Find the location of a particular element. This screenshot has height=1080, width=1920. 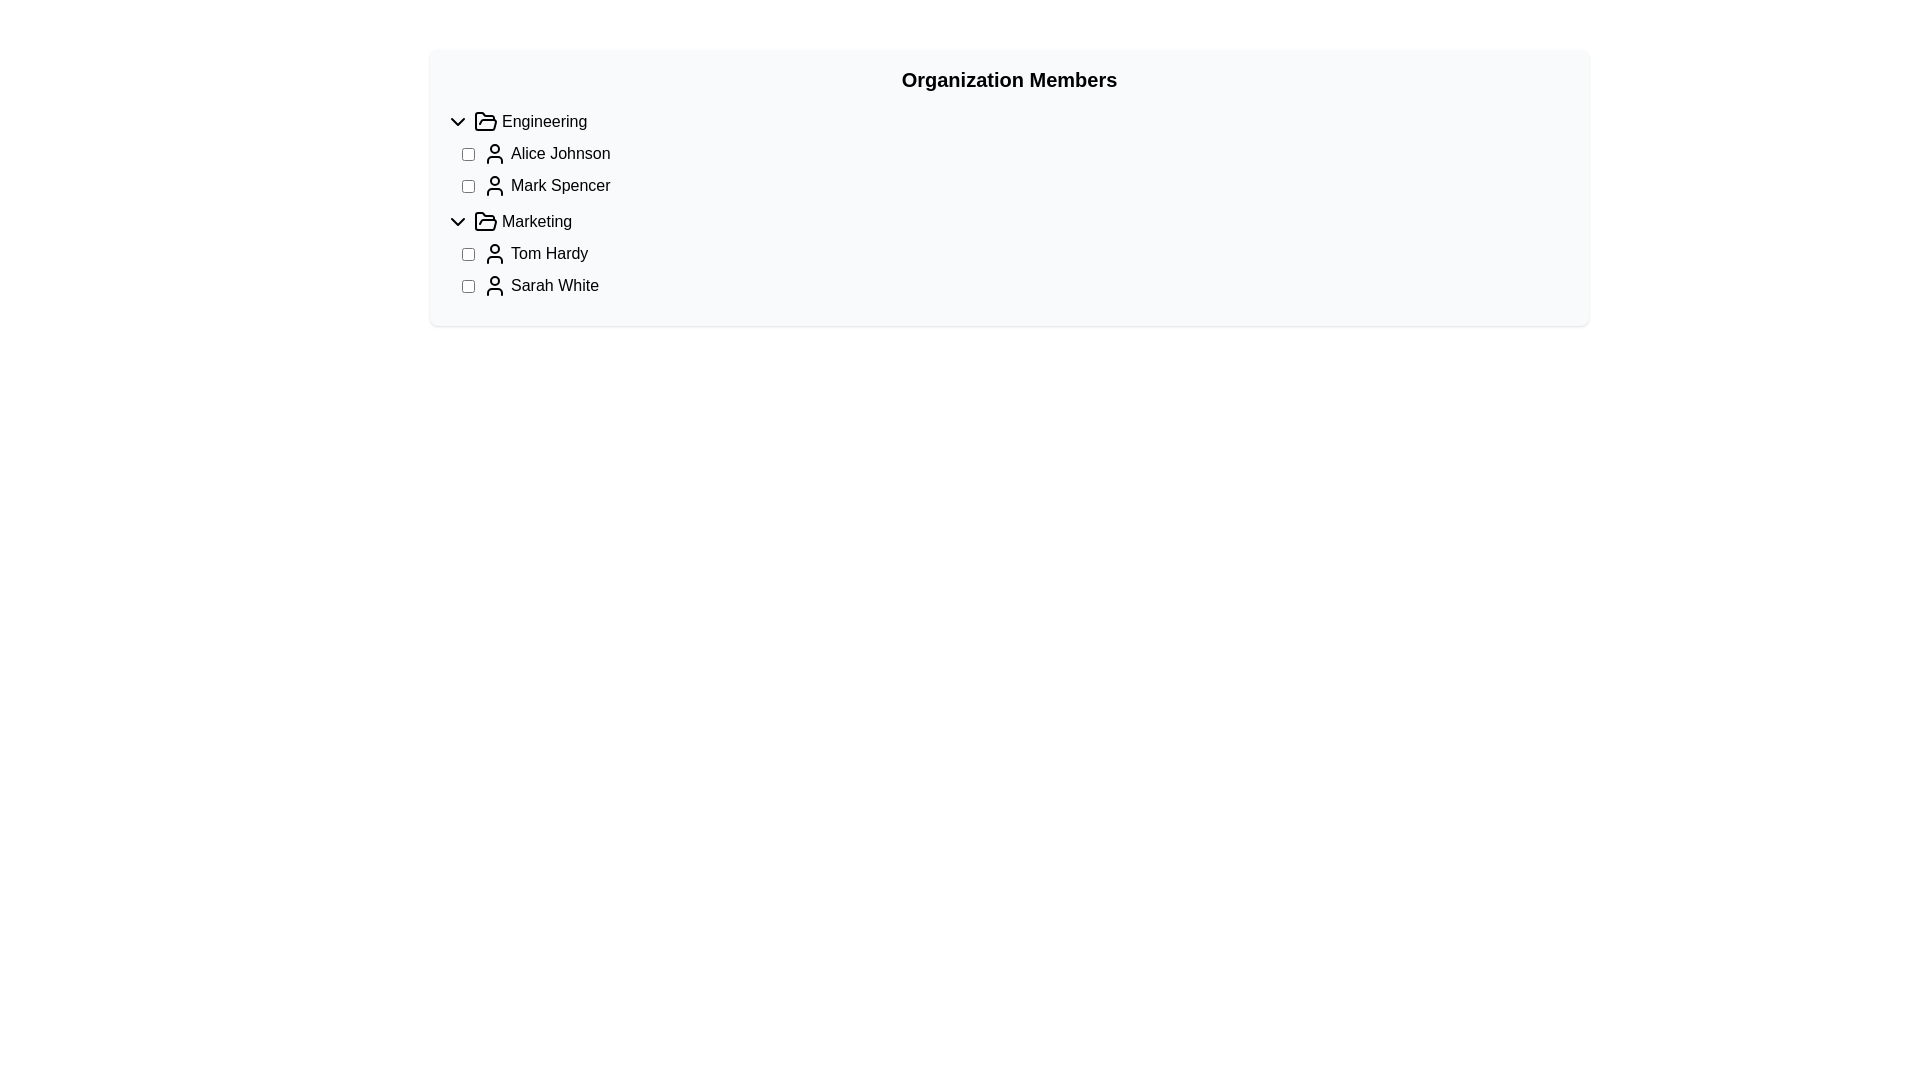

the 'Engineering' folder label located in the upper left section of the list is located at coordinates (530, 122).